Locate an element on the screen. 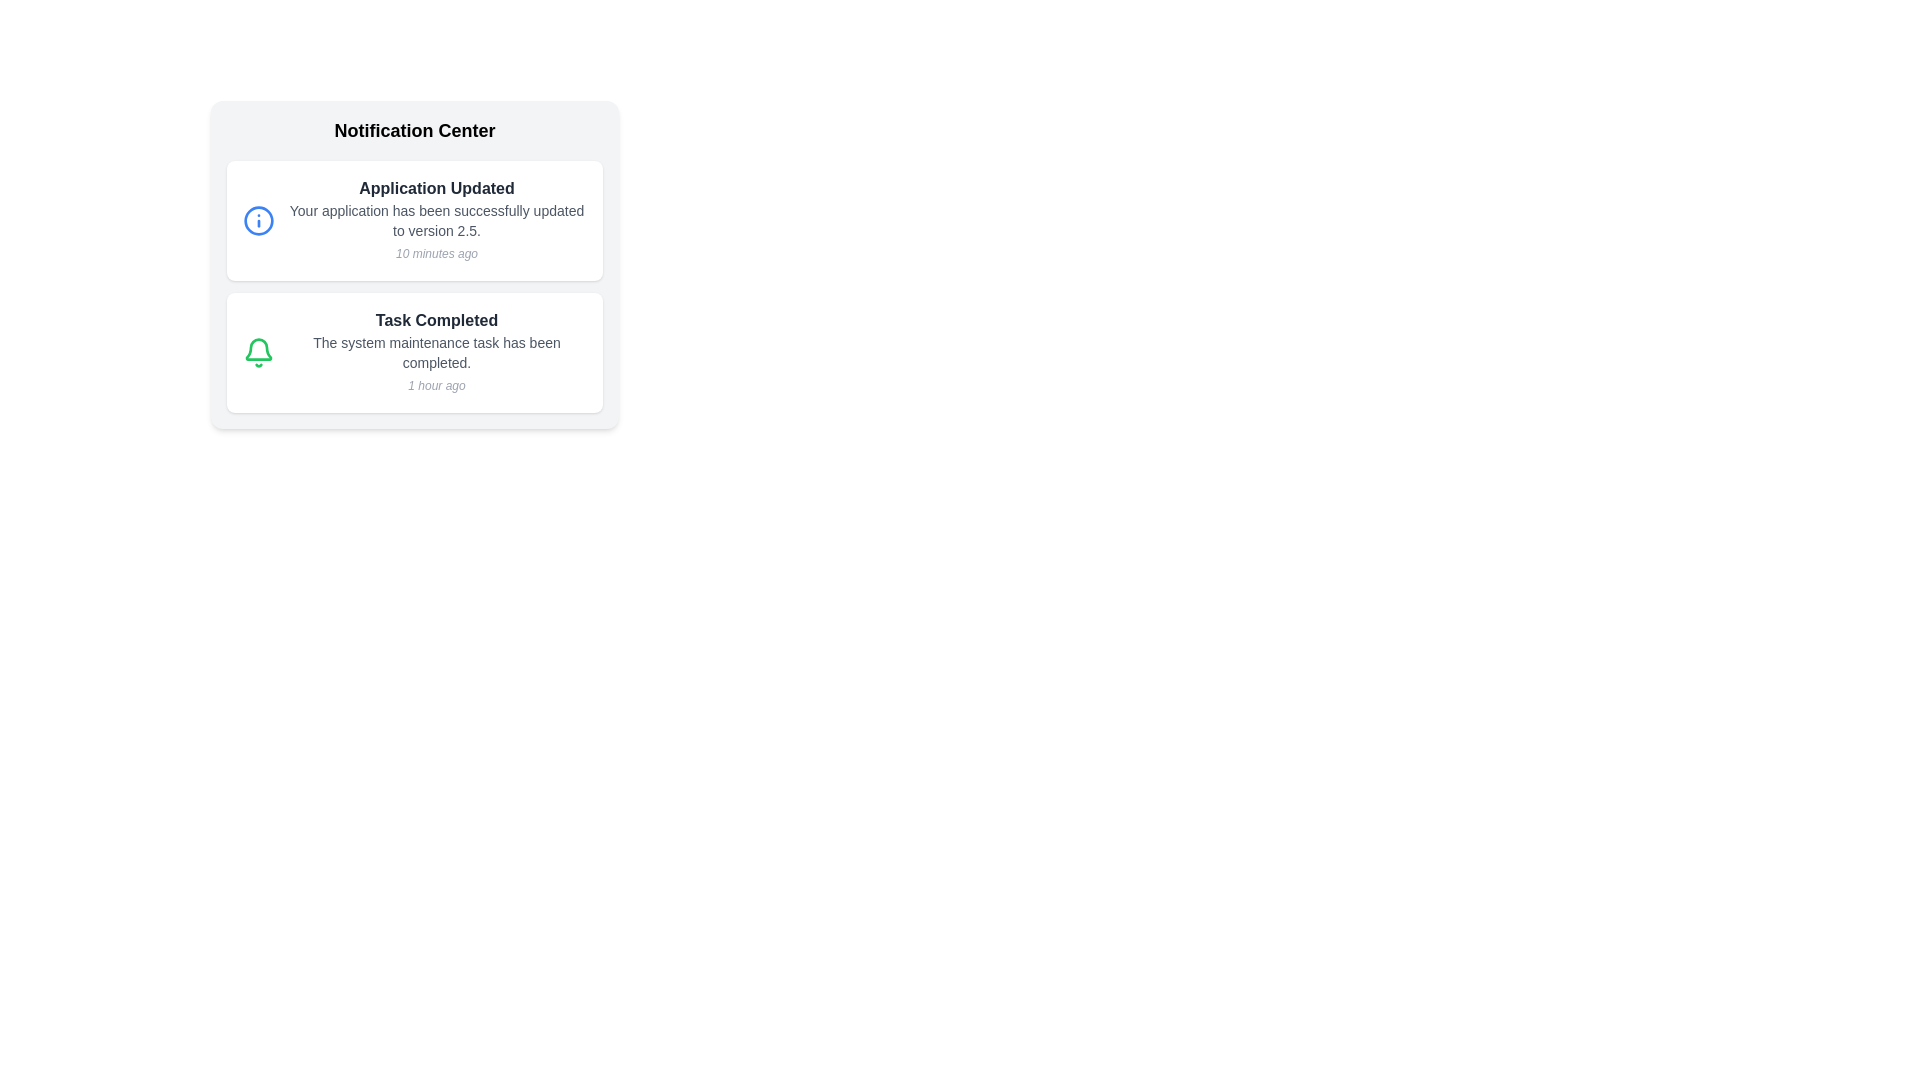  the Text label that serves as the header for the notification center, positioned at the top of the notification card is located at coordinates (413, 131).